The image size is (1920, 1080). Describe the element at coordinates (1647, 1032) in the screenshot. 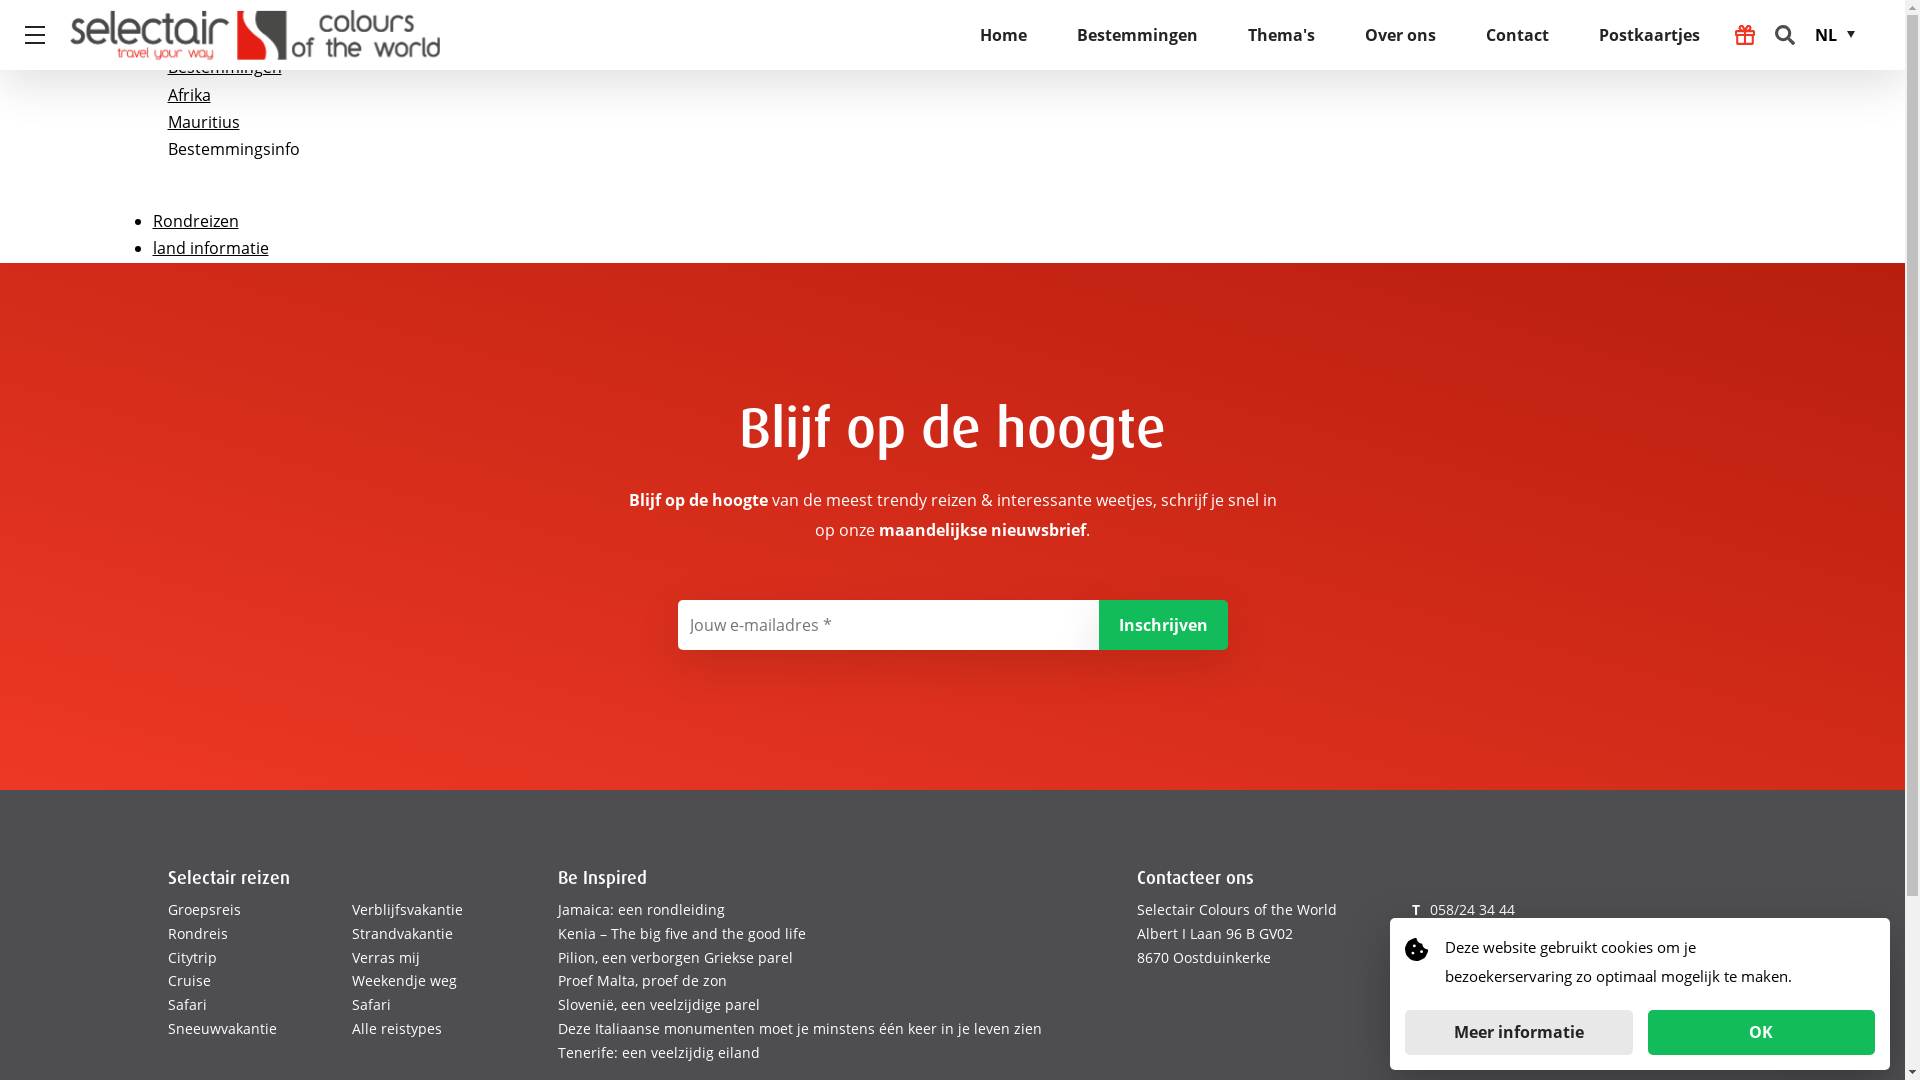

I see `'OK'` at that location.